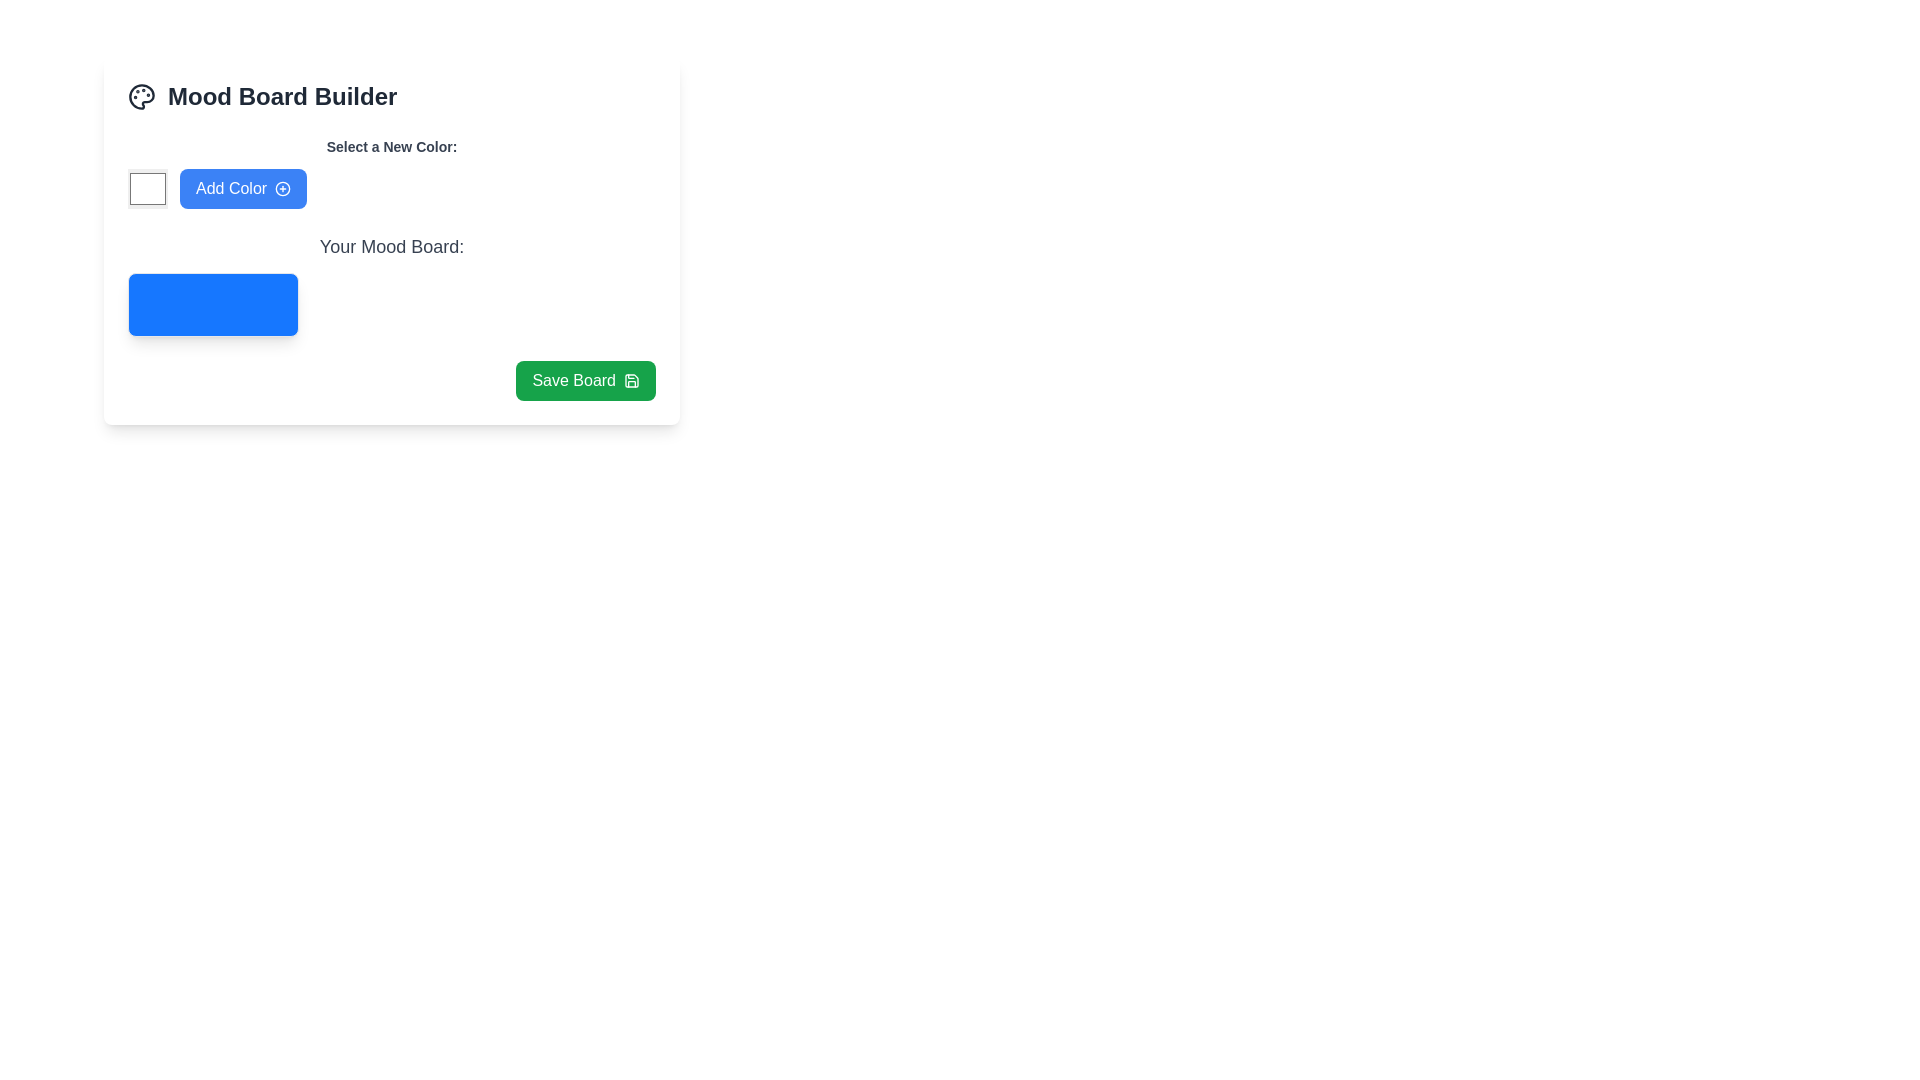  I want to click on the title 'Mood Board Builder' to understand the section's purpose, so click(392, 96).